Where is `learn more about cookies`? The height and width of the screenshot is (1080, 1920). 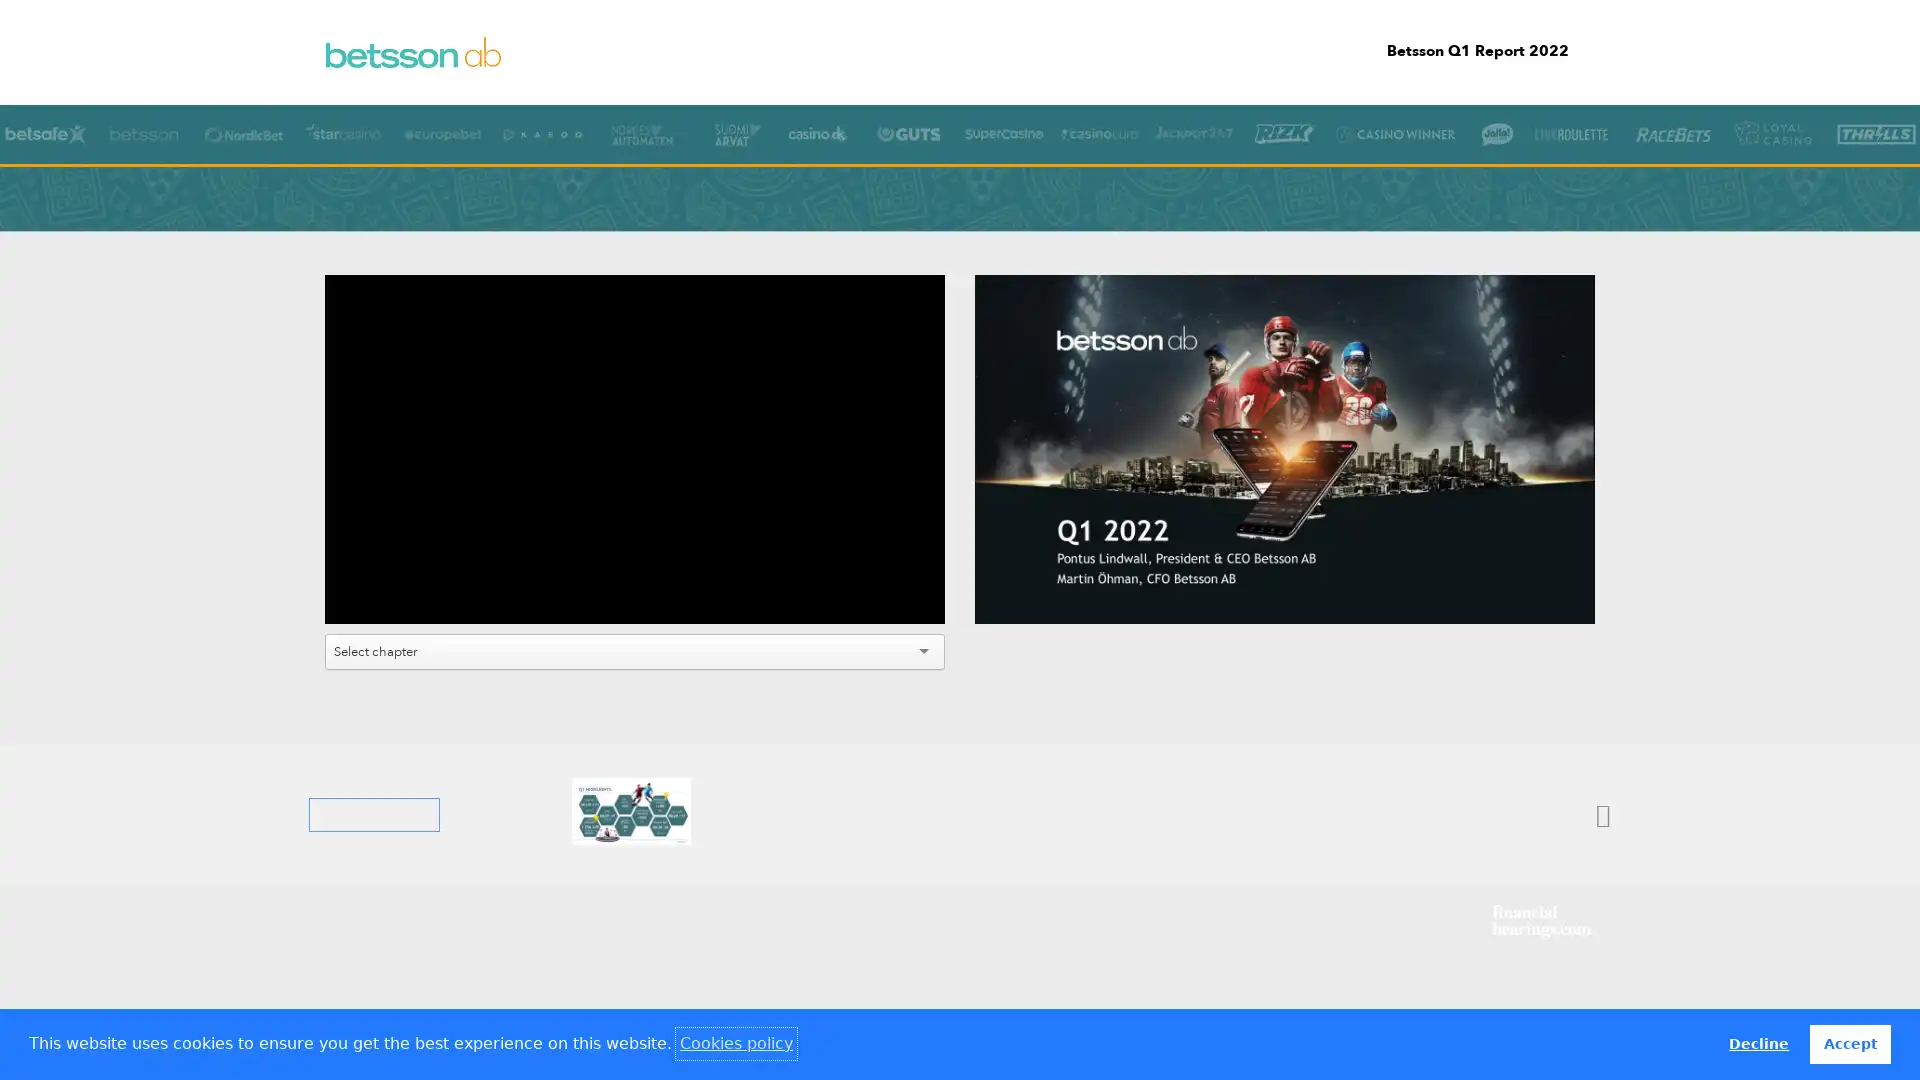 learn more about cookies is located at coordinates (734, 1043).